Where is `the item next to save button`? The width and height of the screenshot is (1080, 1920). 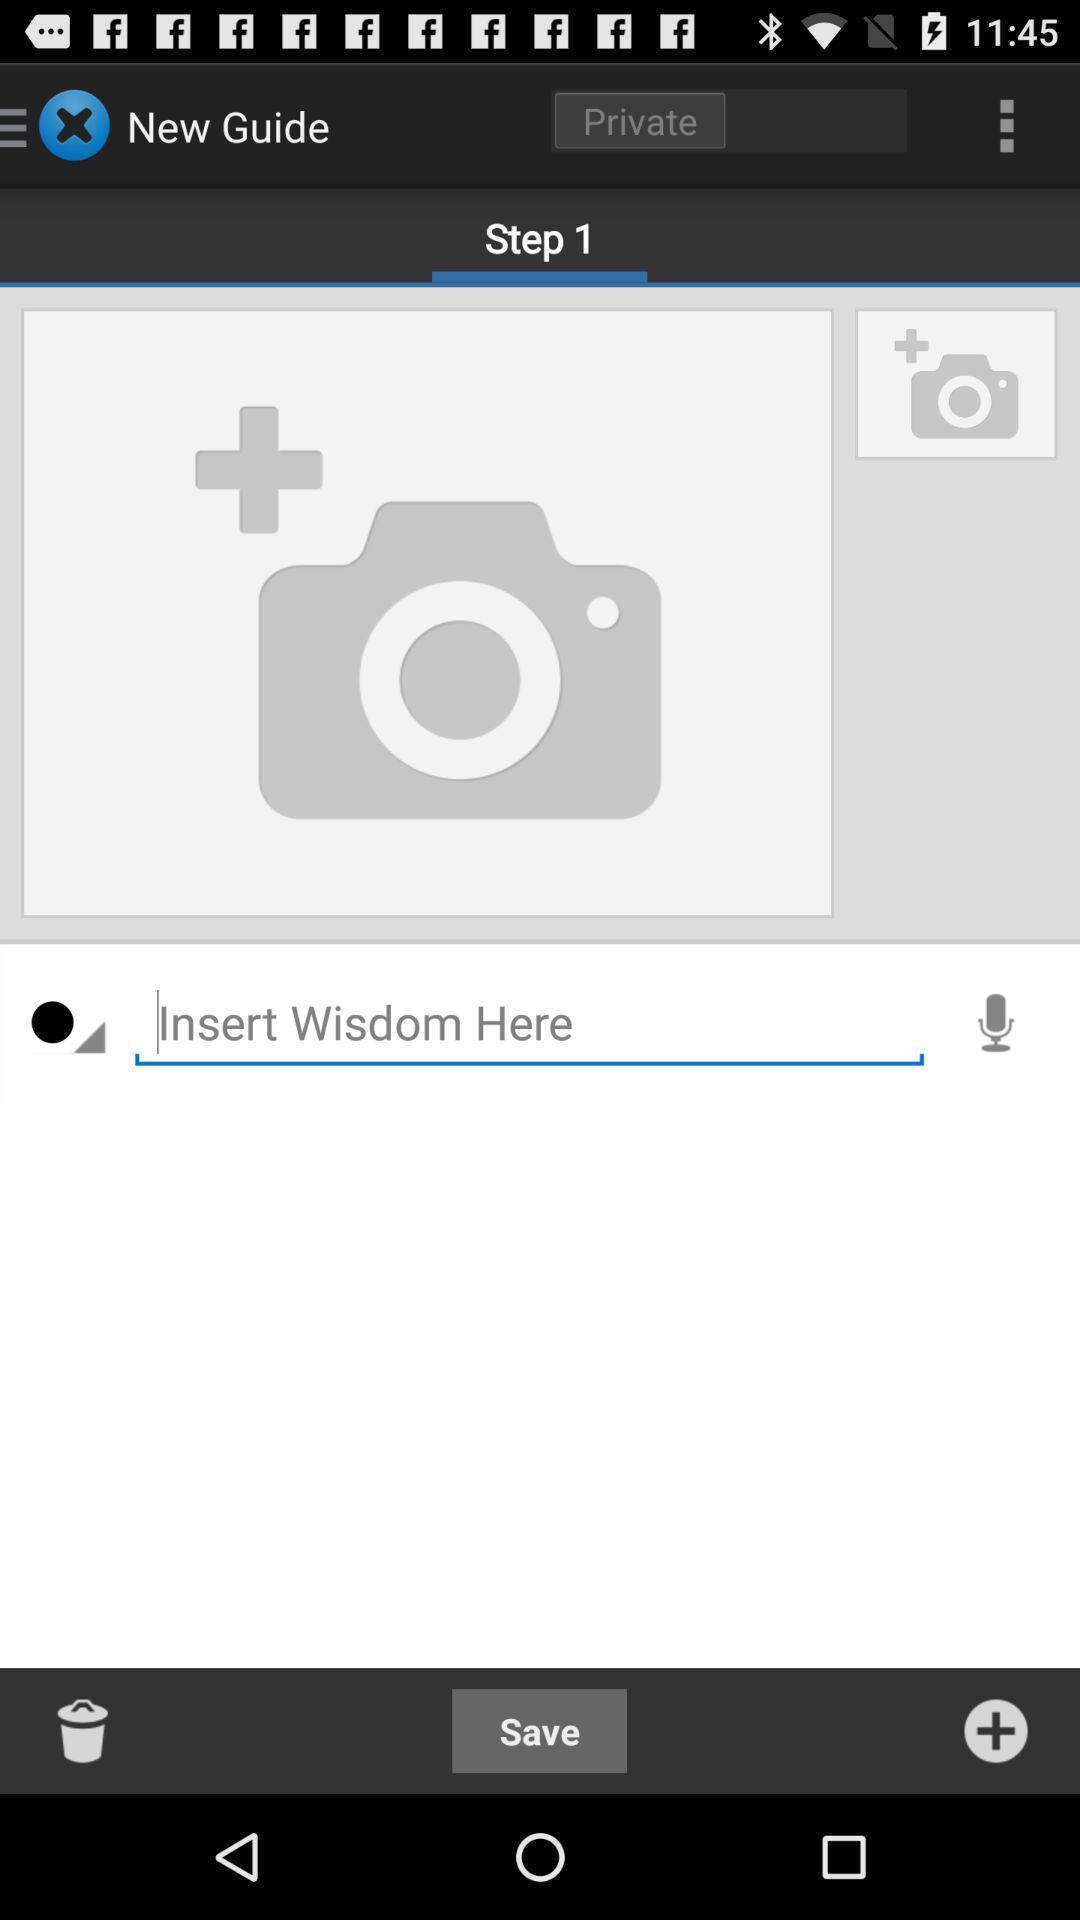 the item next to save button is located at coordinates (83, 1730).